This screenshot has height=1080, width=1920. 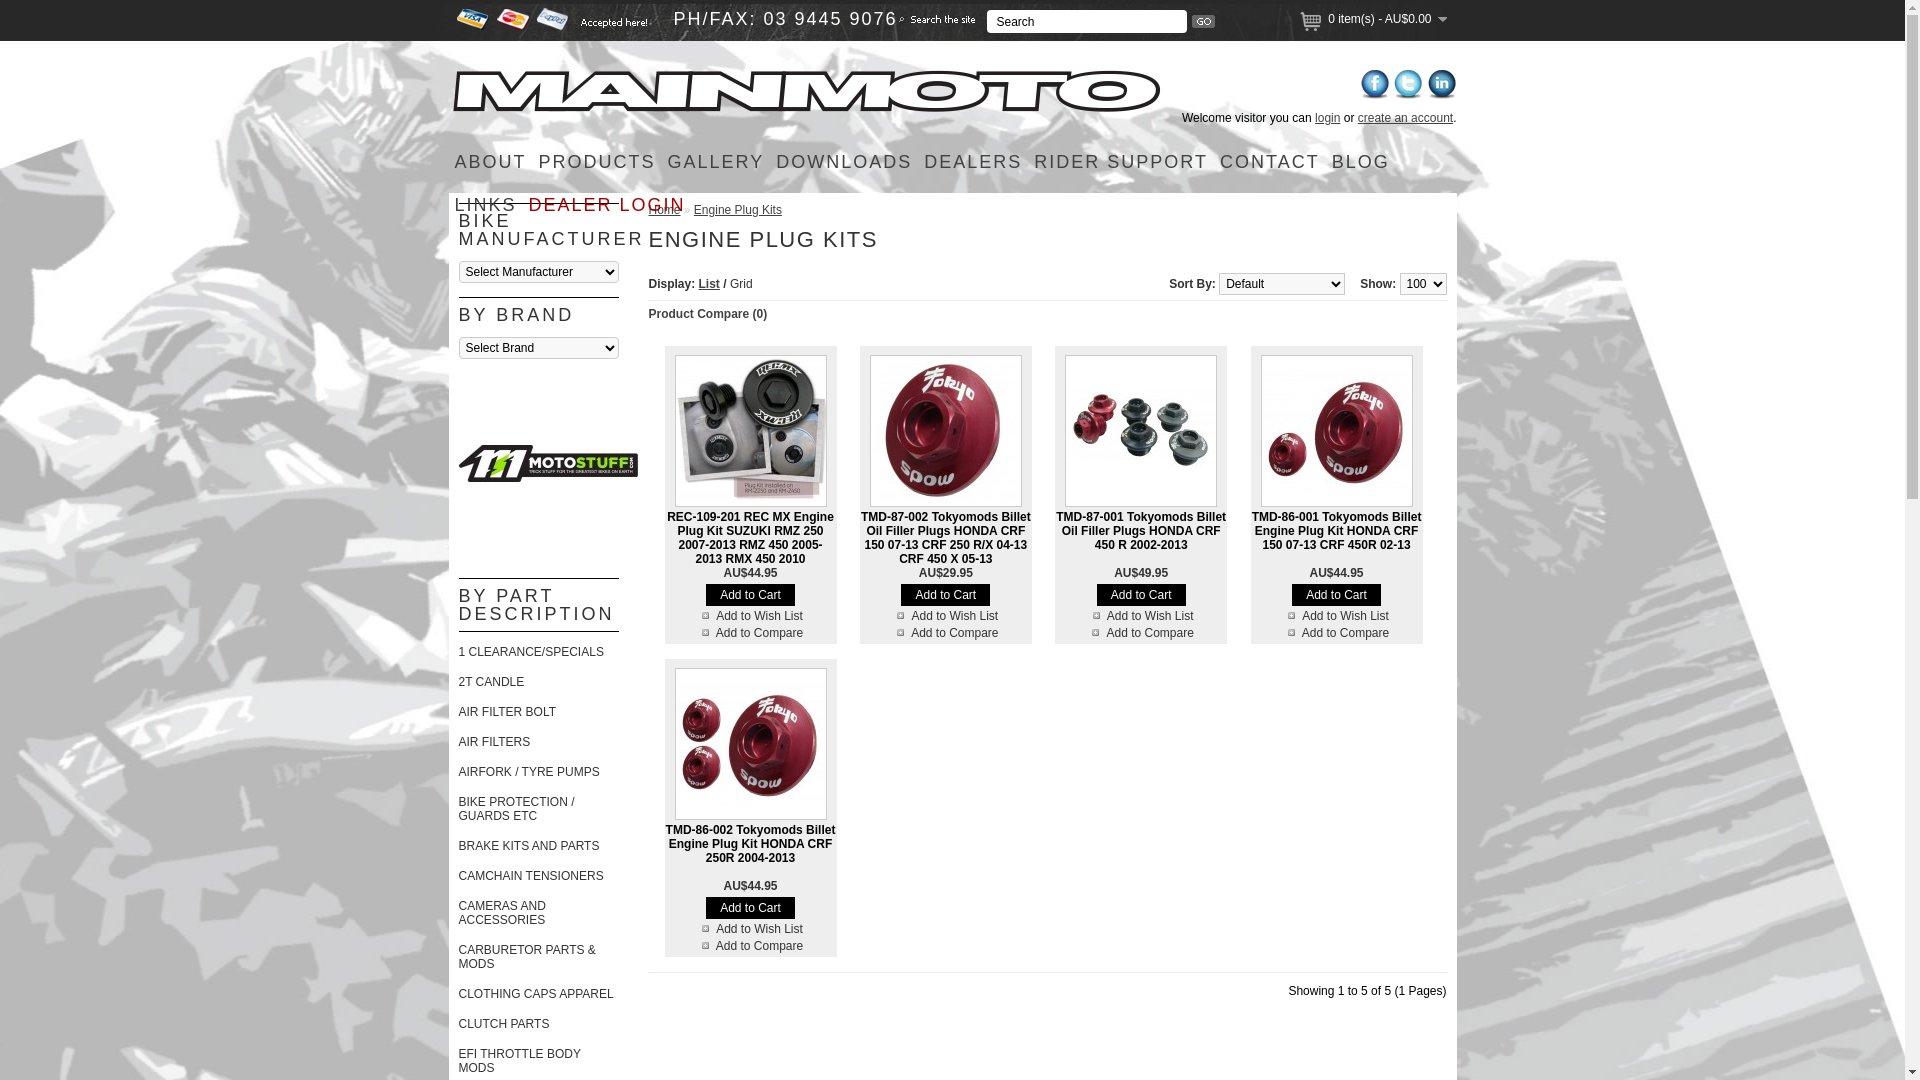 What do you see at coordinates (716, 161) in the screenshot?
I see `'GALLERY'` at bounding box center [716, 161].